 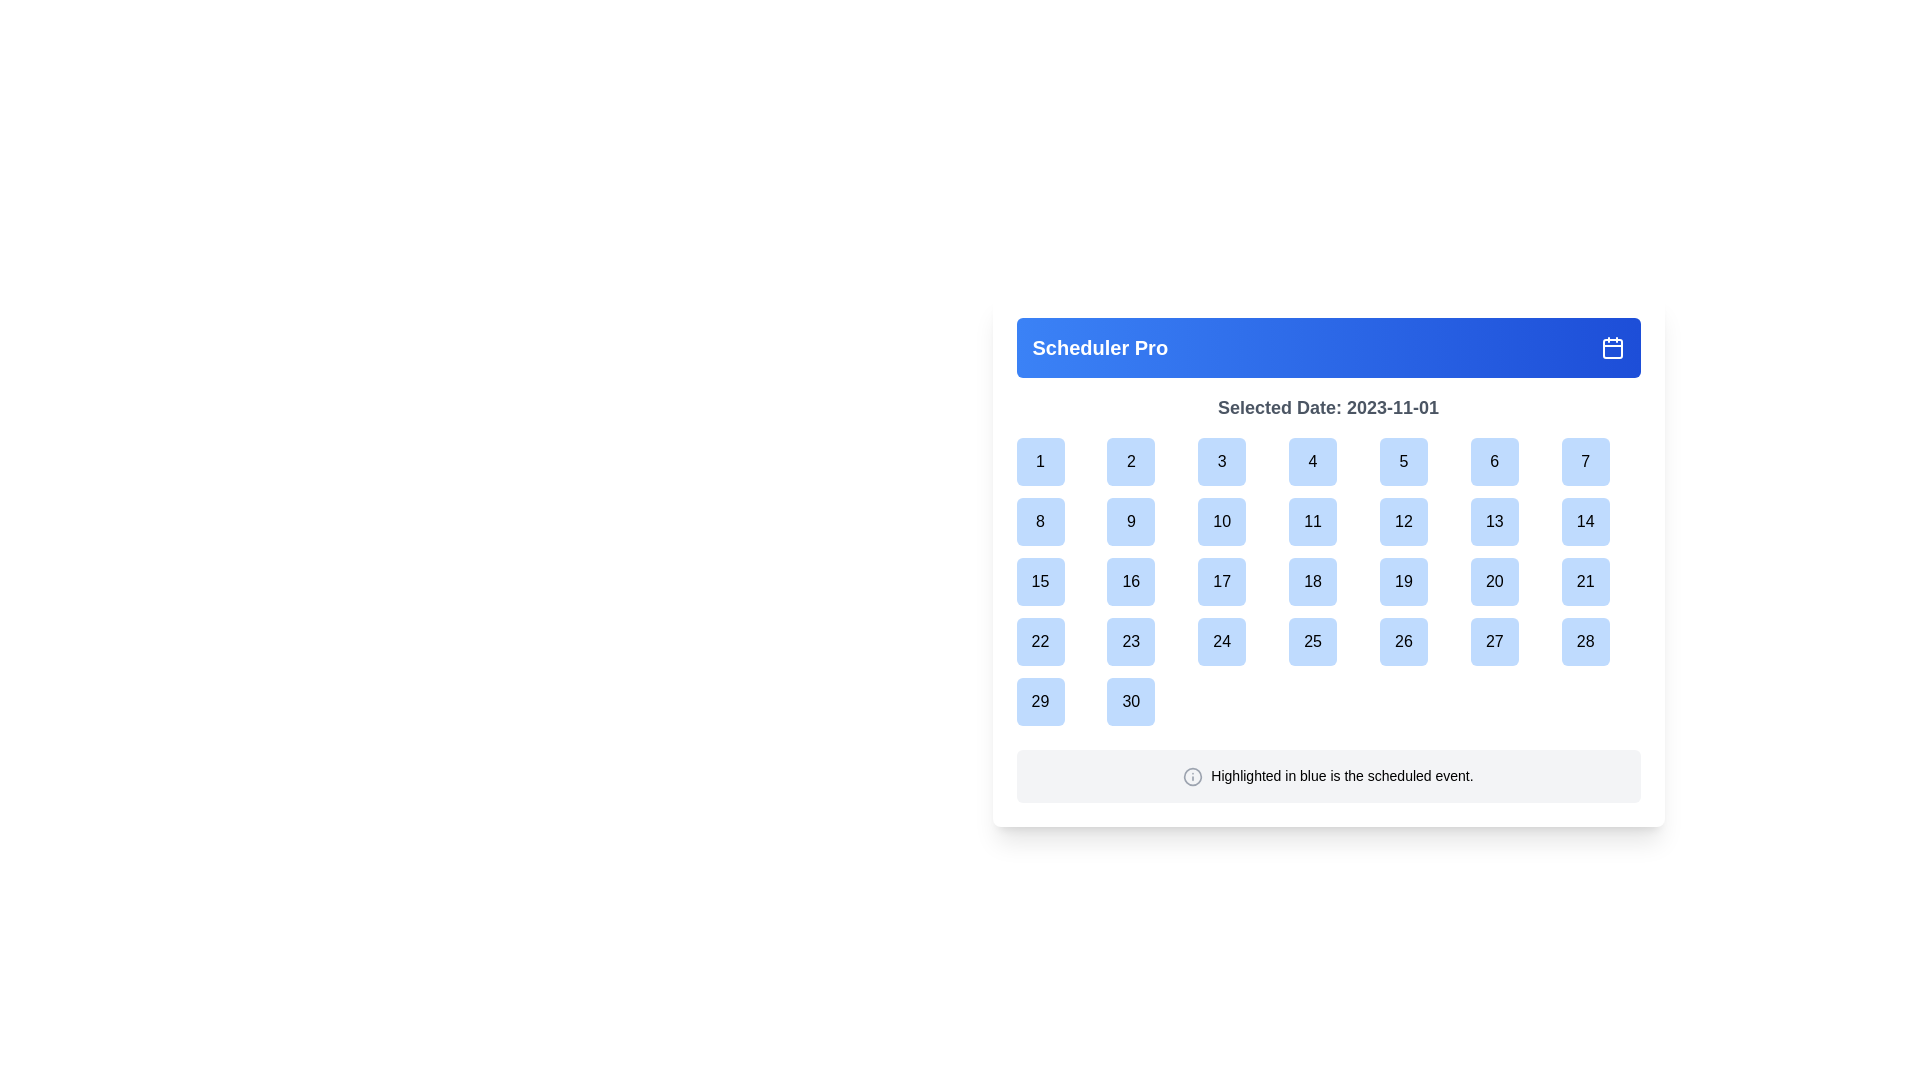 I want to click on the date selector button displaying '30' in the second column of the last row in the calendar grid, so click(x=1146, y=701).